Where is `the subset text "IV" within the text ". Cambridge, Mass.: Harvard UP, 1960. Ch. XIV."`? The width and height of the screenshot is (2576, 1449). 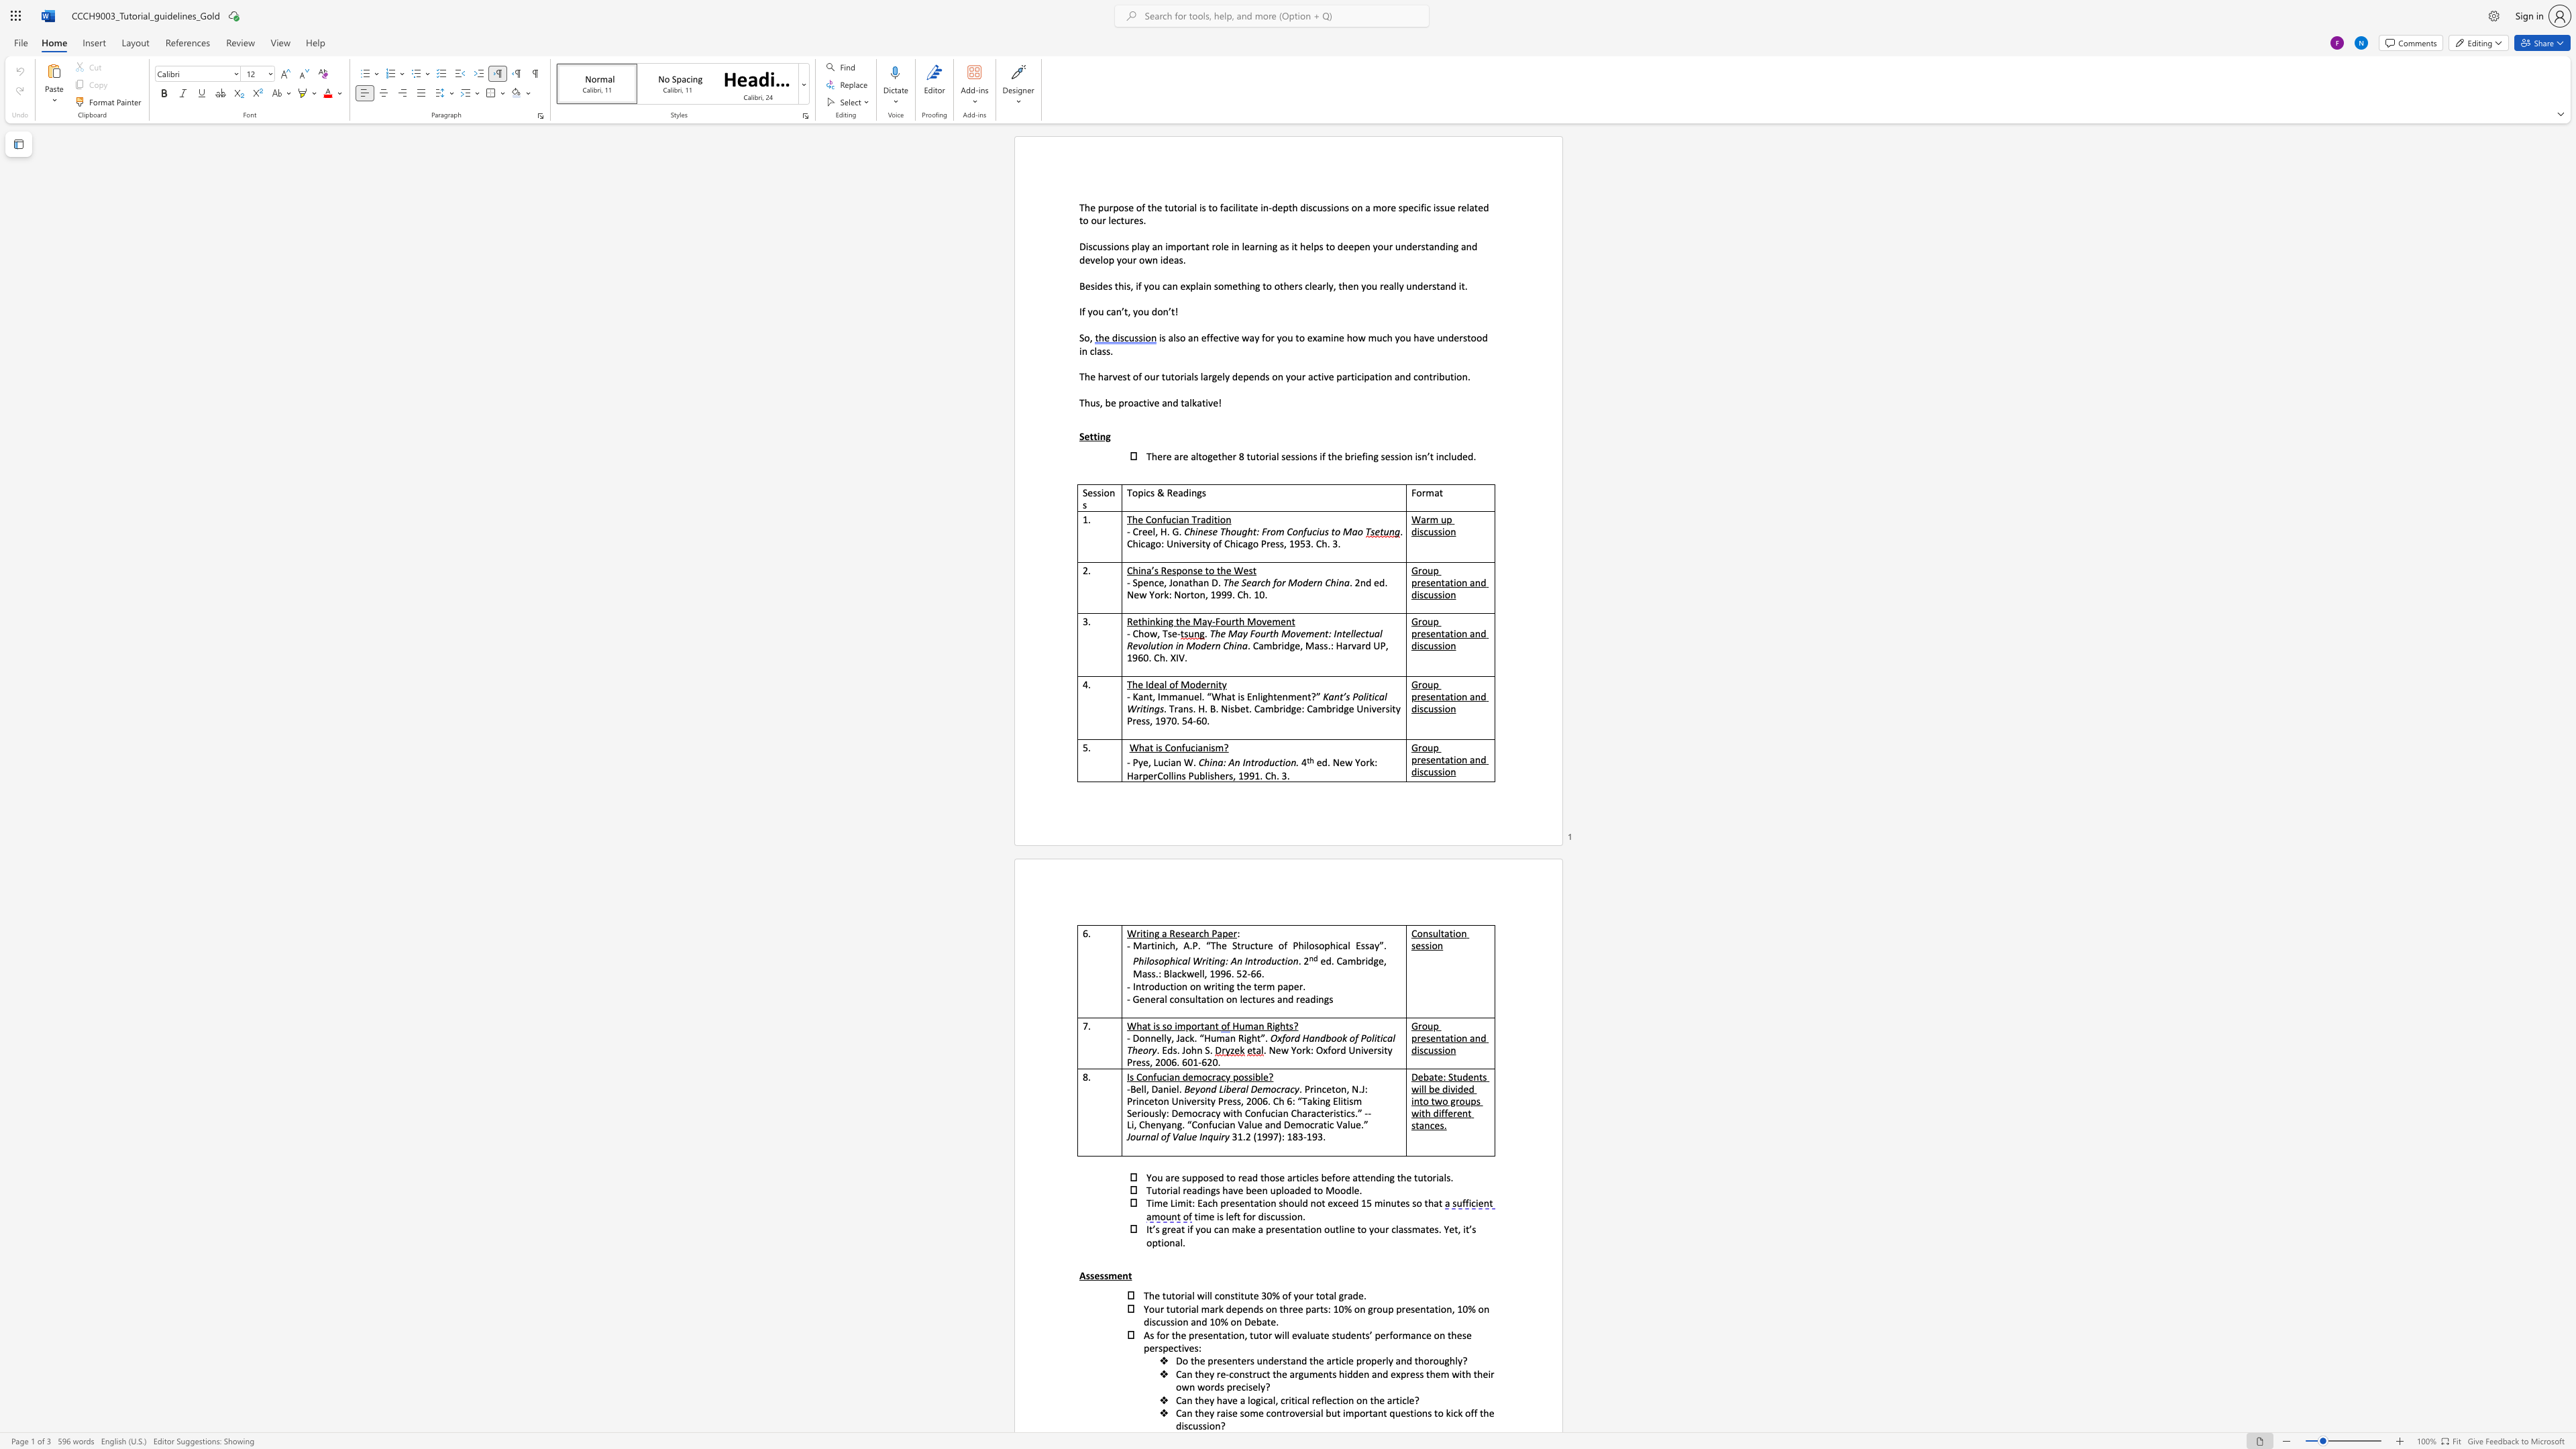 the subset text "IV" within the text ". Cambridge, Mass.: Harvard UP, 1960. Ch. XIV." is located at coordinates (1175, 656).